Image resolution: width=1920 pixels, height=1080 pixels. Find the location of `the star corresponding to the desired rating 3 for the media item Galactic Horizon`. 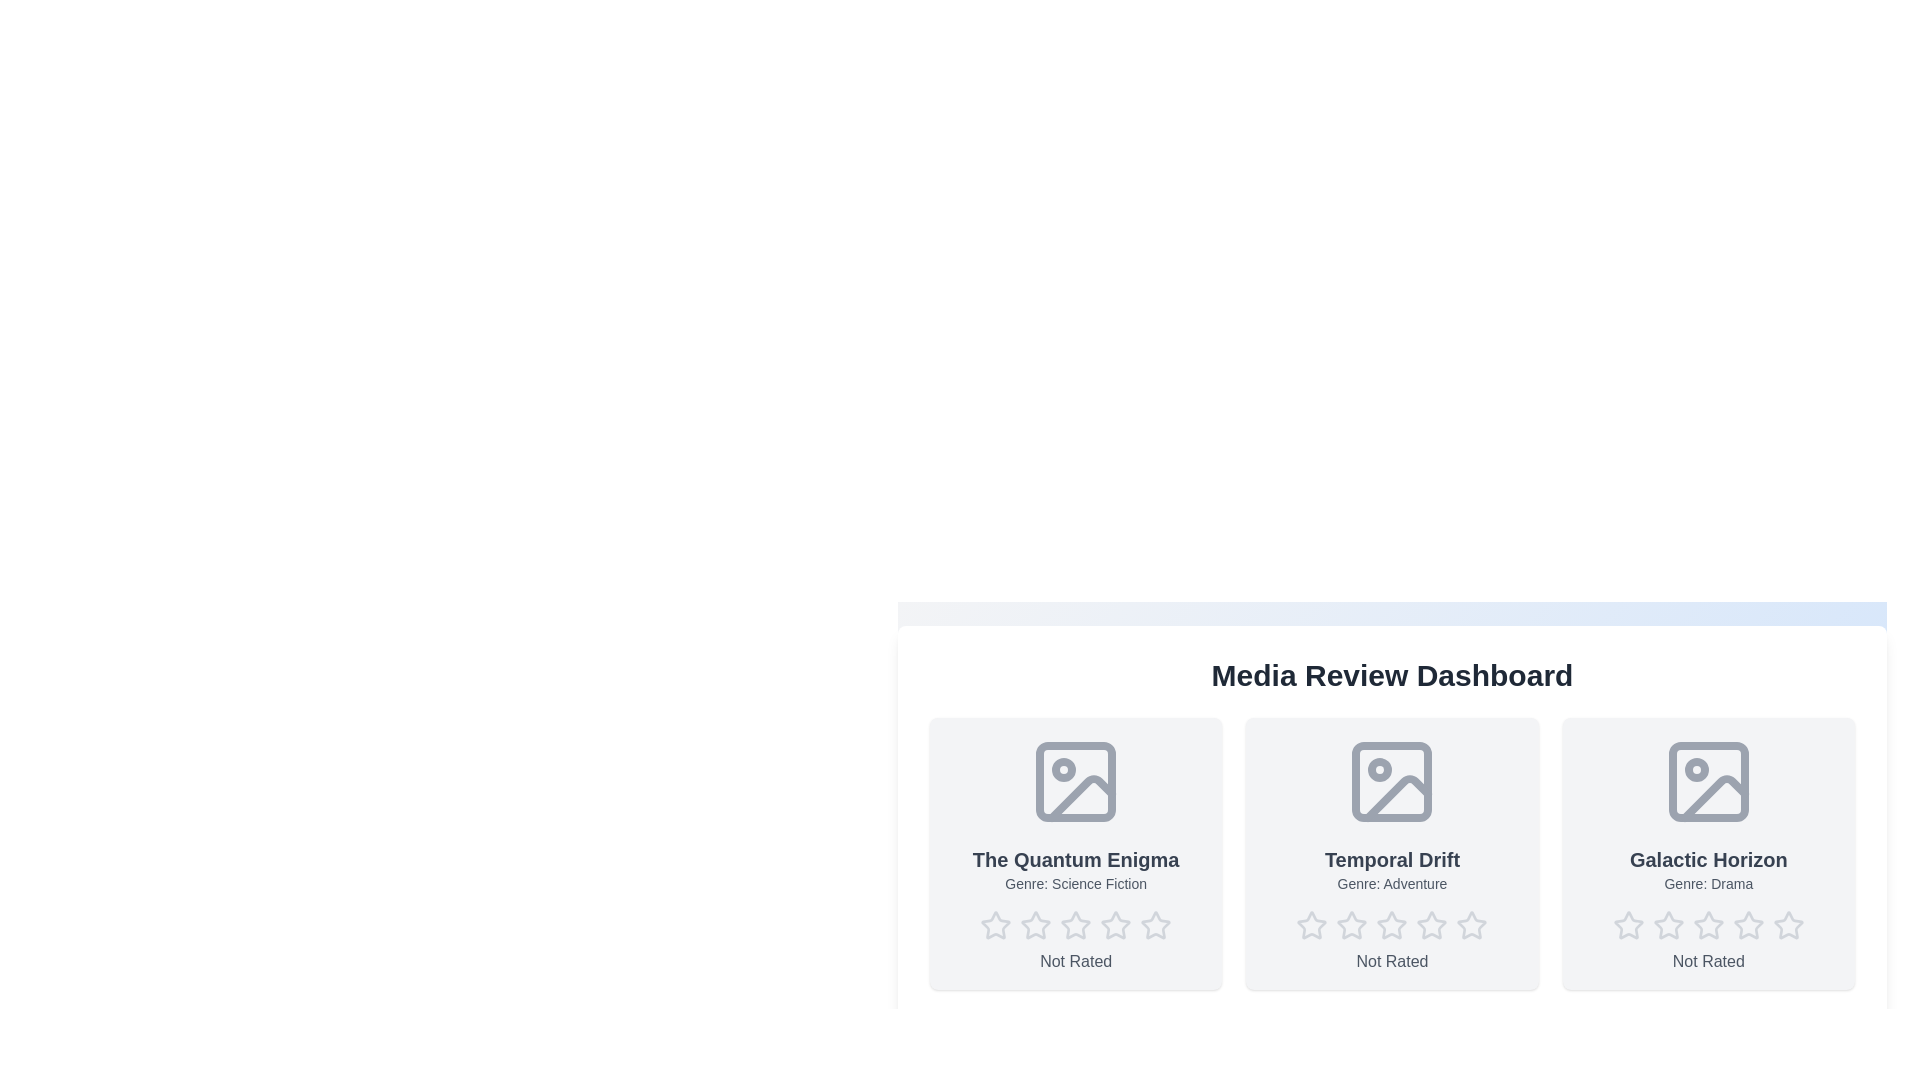

the star corresponding to the desired rating 3 for the media item Galactic Horizon is located at coordinates (1707, 925).